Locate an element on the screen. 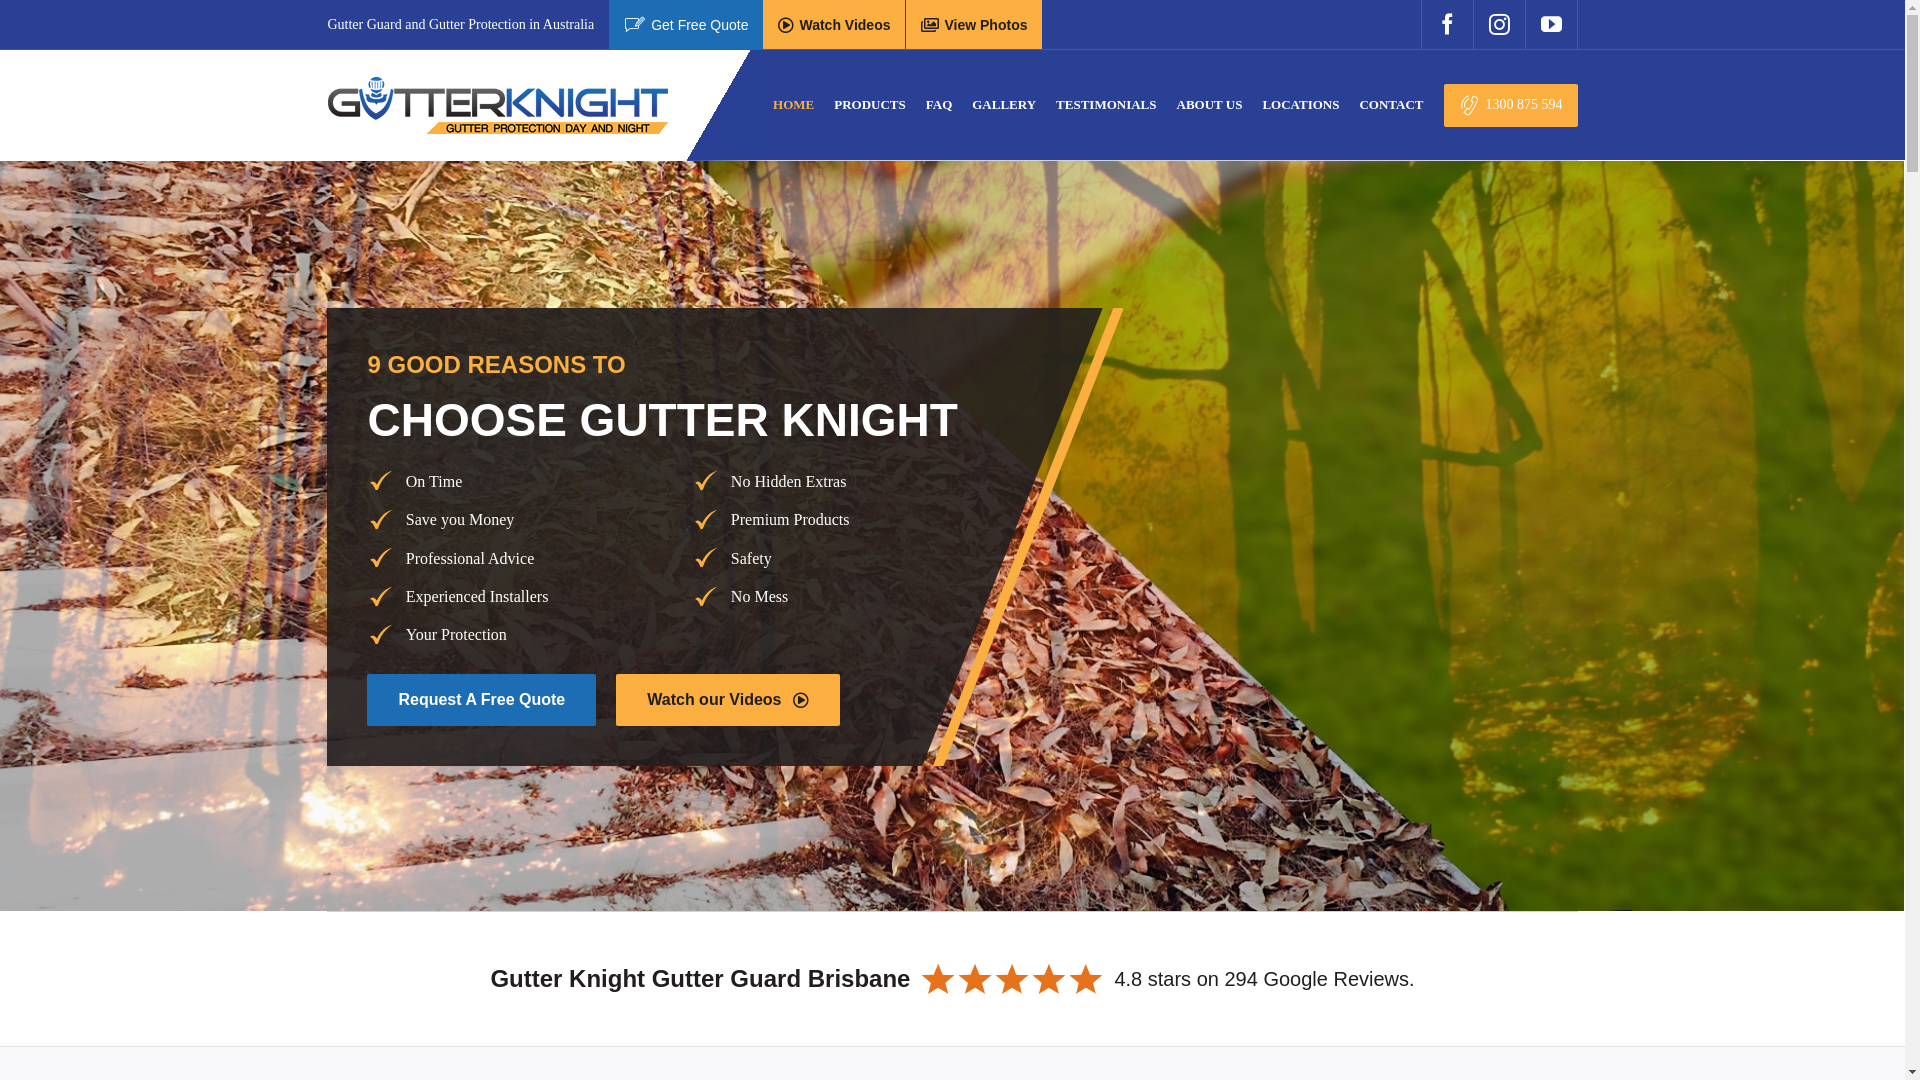 This screenshot has height=1080, width=1920. 'Get Free Quote' is located at coordinates (686, 24).